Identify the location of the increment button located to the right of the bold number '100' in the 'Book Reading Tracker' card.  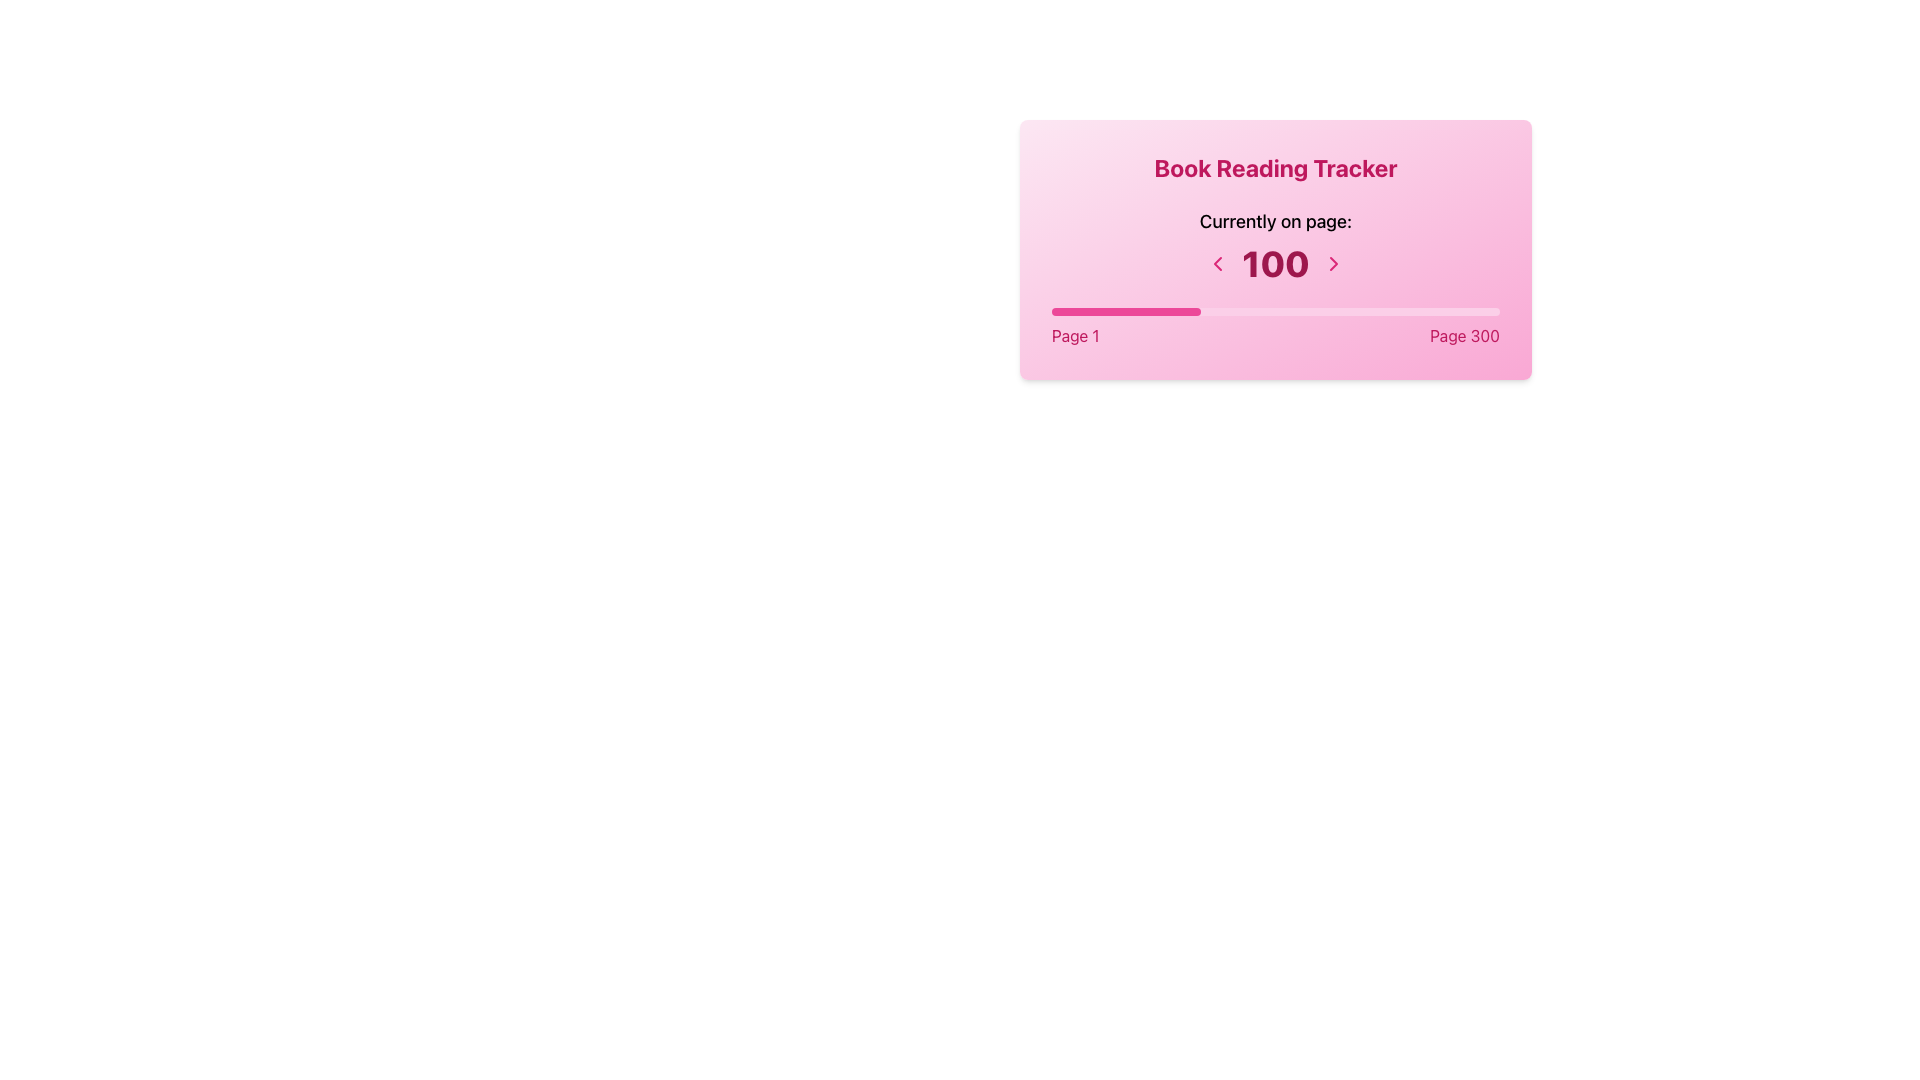
(1333, 262).